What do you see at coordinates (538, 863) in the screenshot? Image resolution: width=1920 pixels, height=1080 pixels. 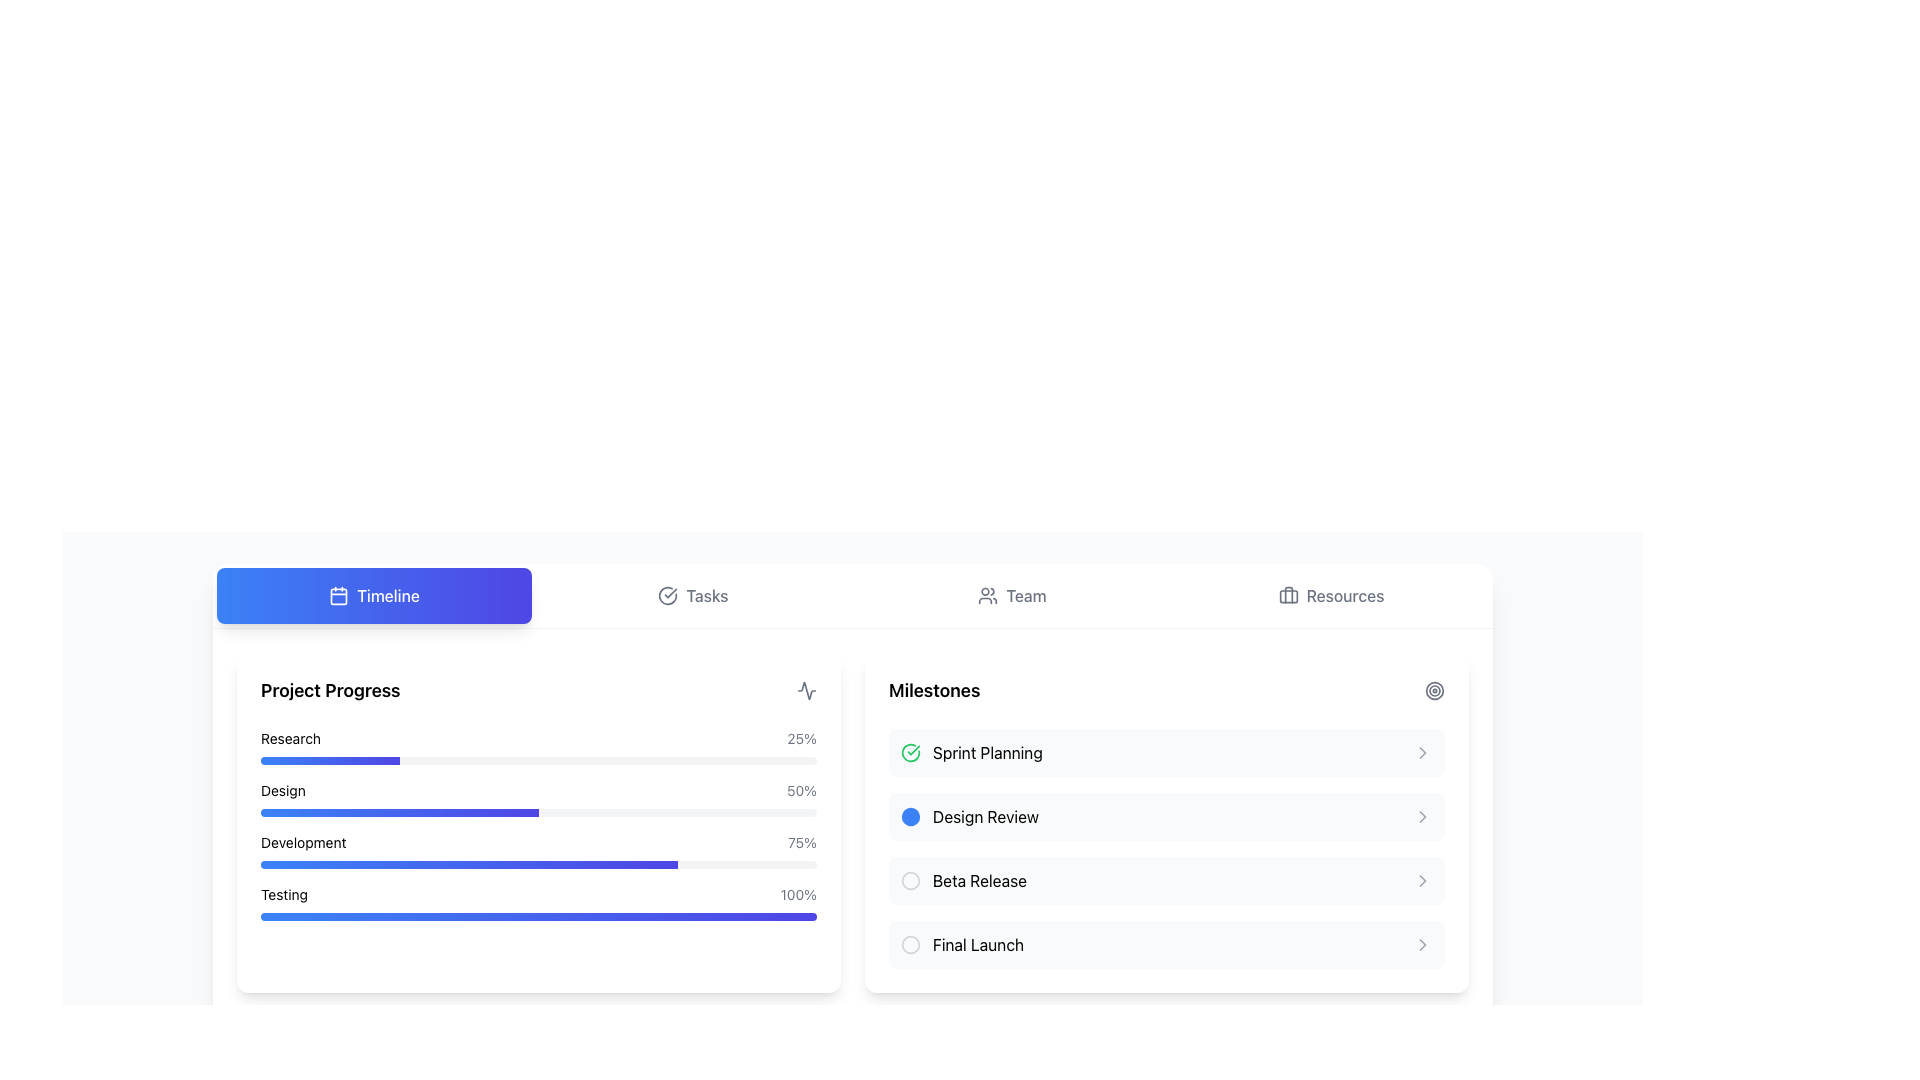 I see `the progress bar with a smooth, rounded appearance and a gradient filling transitioning from blue to indigo, located below the 'Development' label in the 'Project Progress' section` at bounding box center [538, 863].